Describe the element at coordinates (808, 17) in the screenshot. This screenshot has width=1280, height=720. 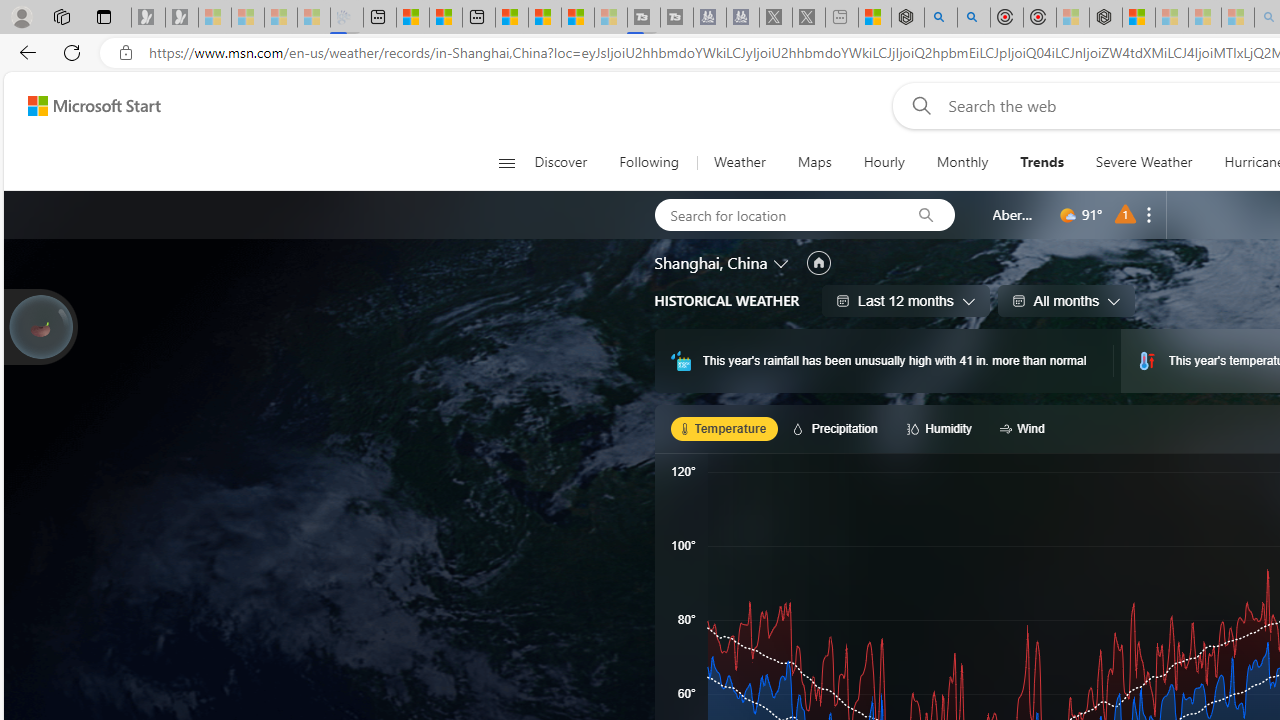
I see `'X - Sleeping'` at that location.